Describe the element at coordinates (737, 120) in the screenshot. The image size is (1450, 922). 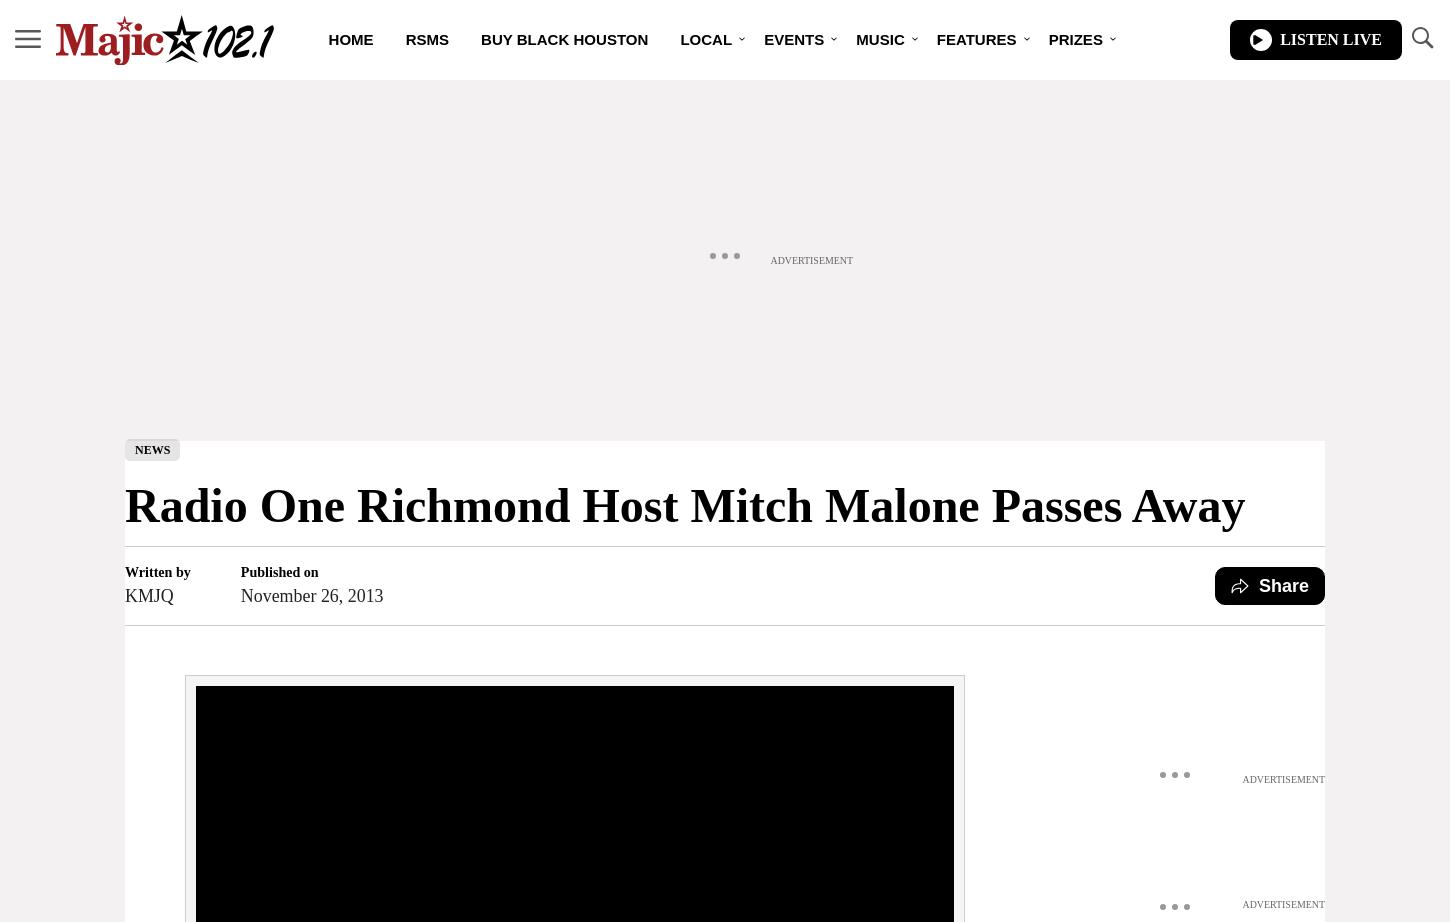
I see `'Houston Marketplace'` at that location.